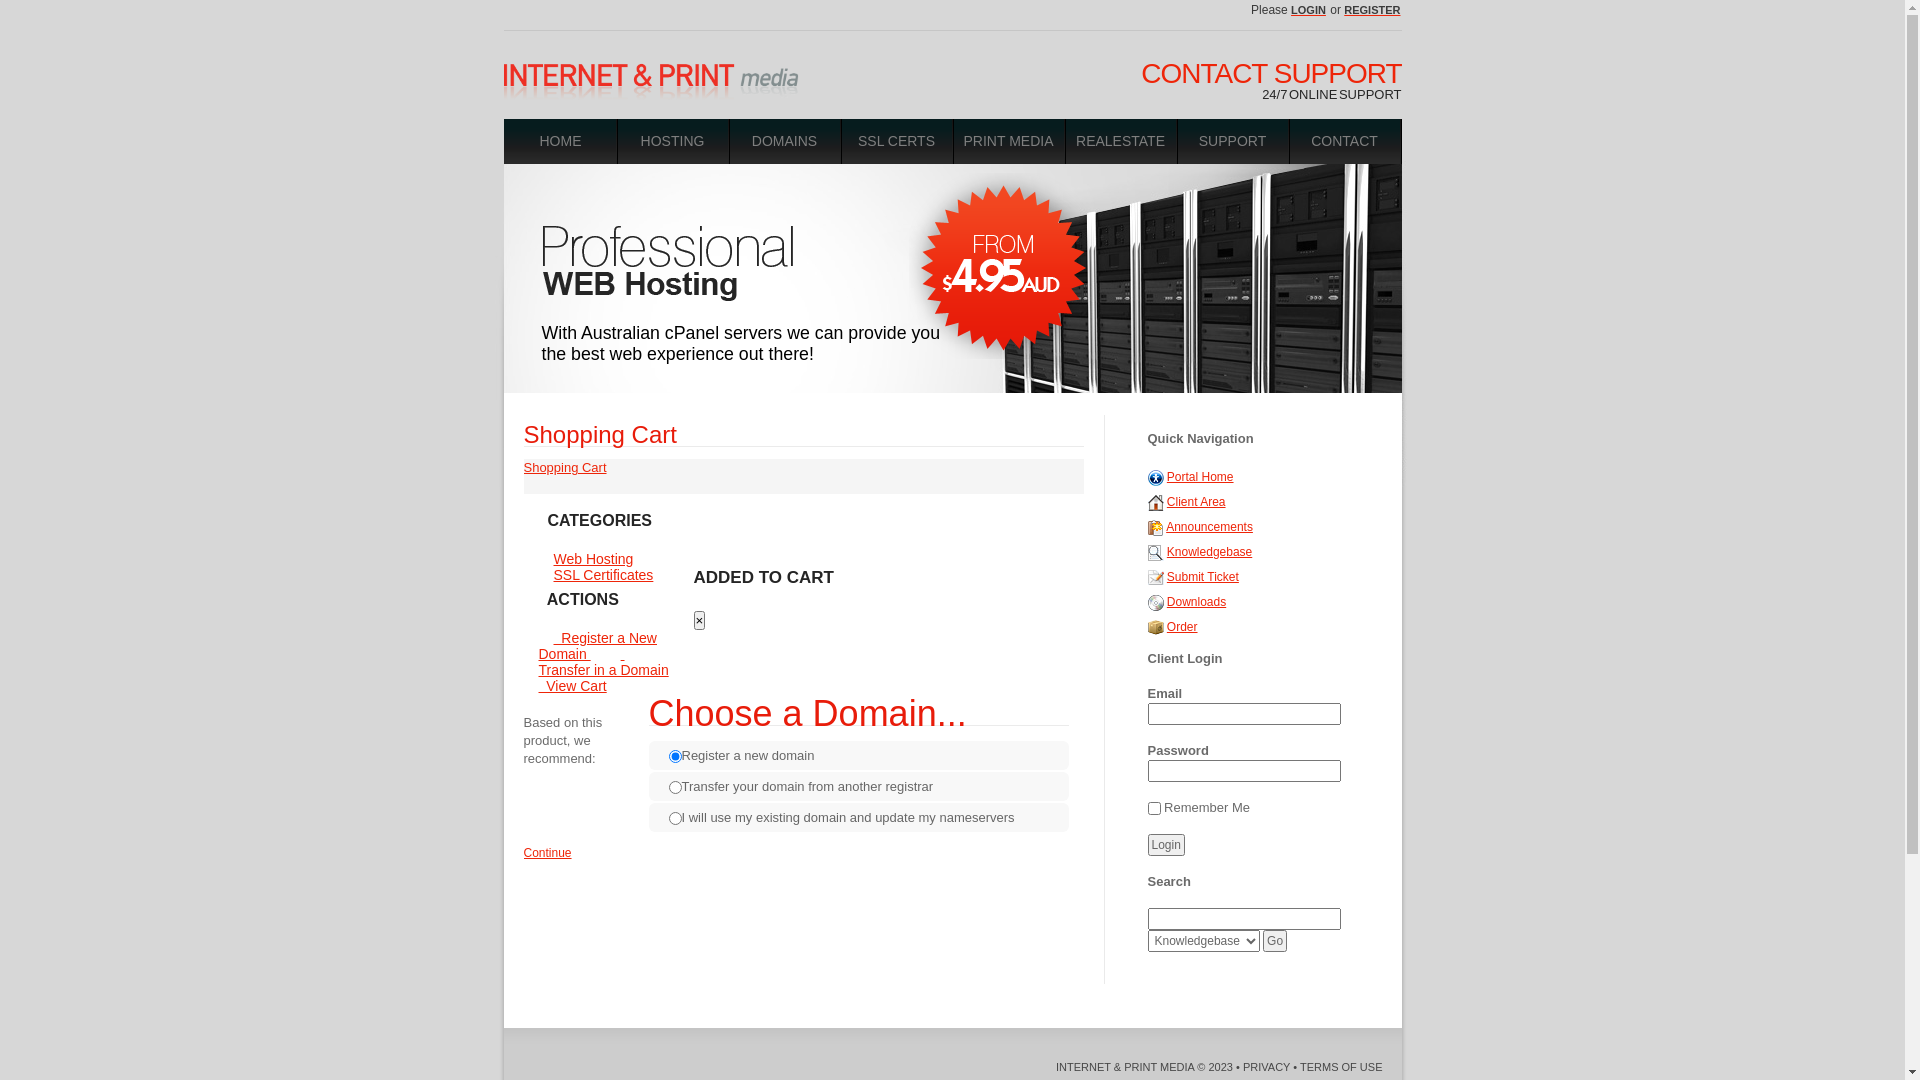 This screenshot has height=1080, width=1920. Describe the element at coordinates (560, 140) in the screenshot. I see `'HOME'` at that location.